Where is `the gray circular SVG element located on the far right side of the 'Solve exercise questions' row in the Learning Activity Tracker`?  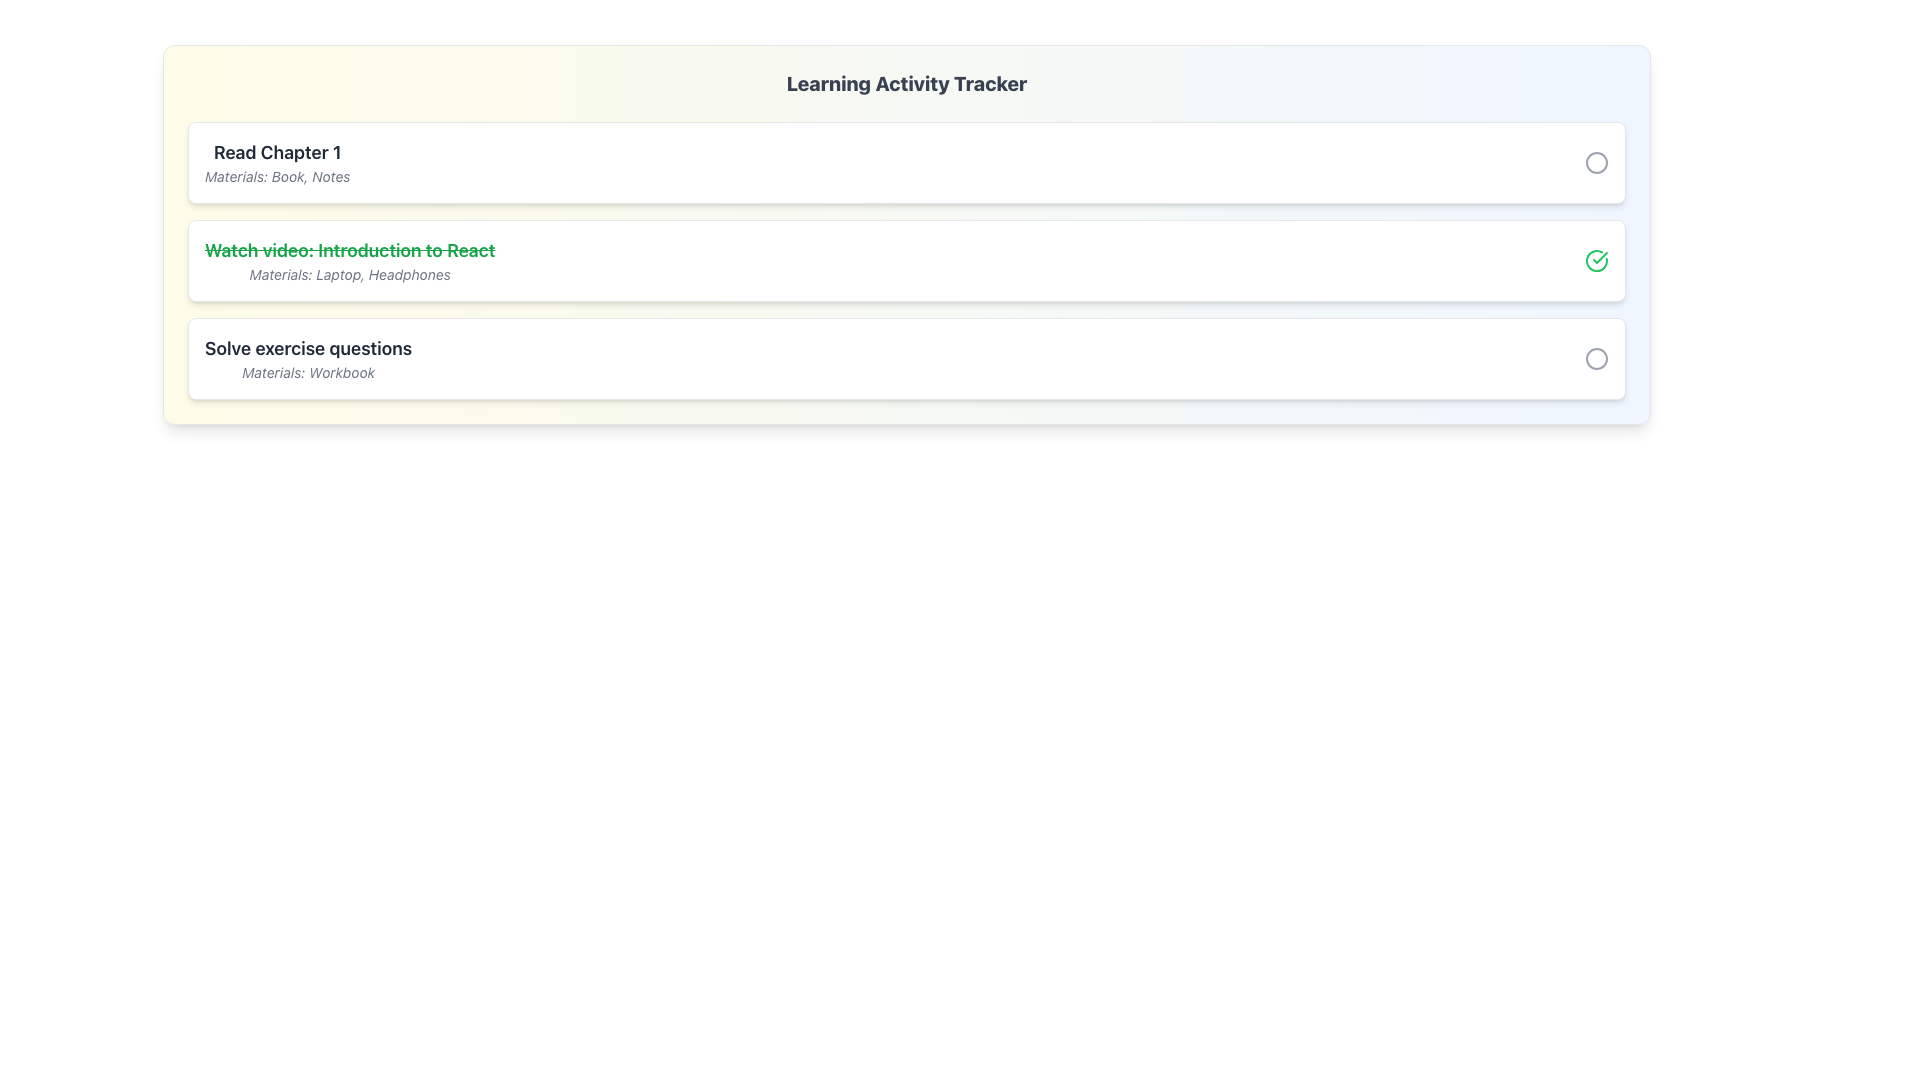 the gray circular SVG element located on the far right side of the 'Solve exercise questions' row in the Learning Activity Tracker is located at coordinates (1596, 357).